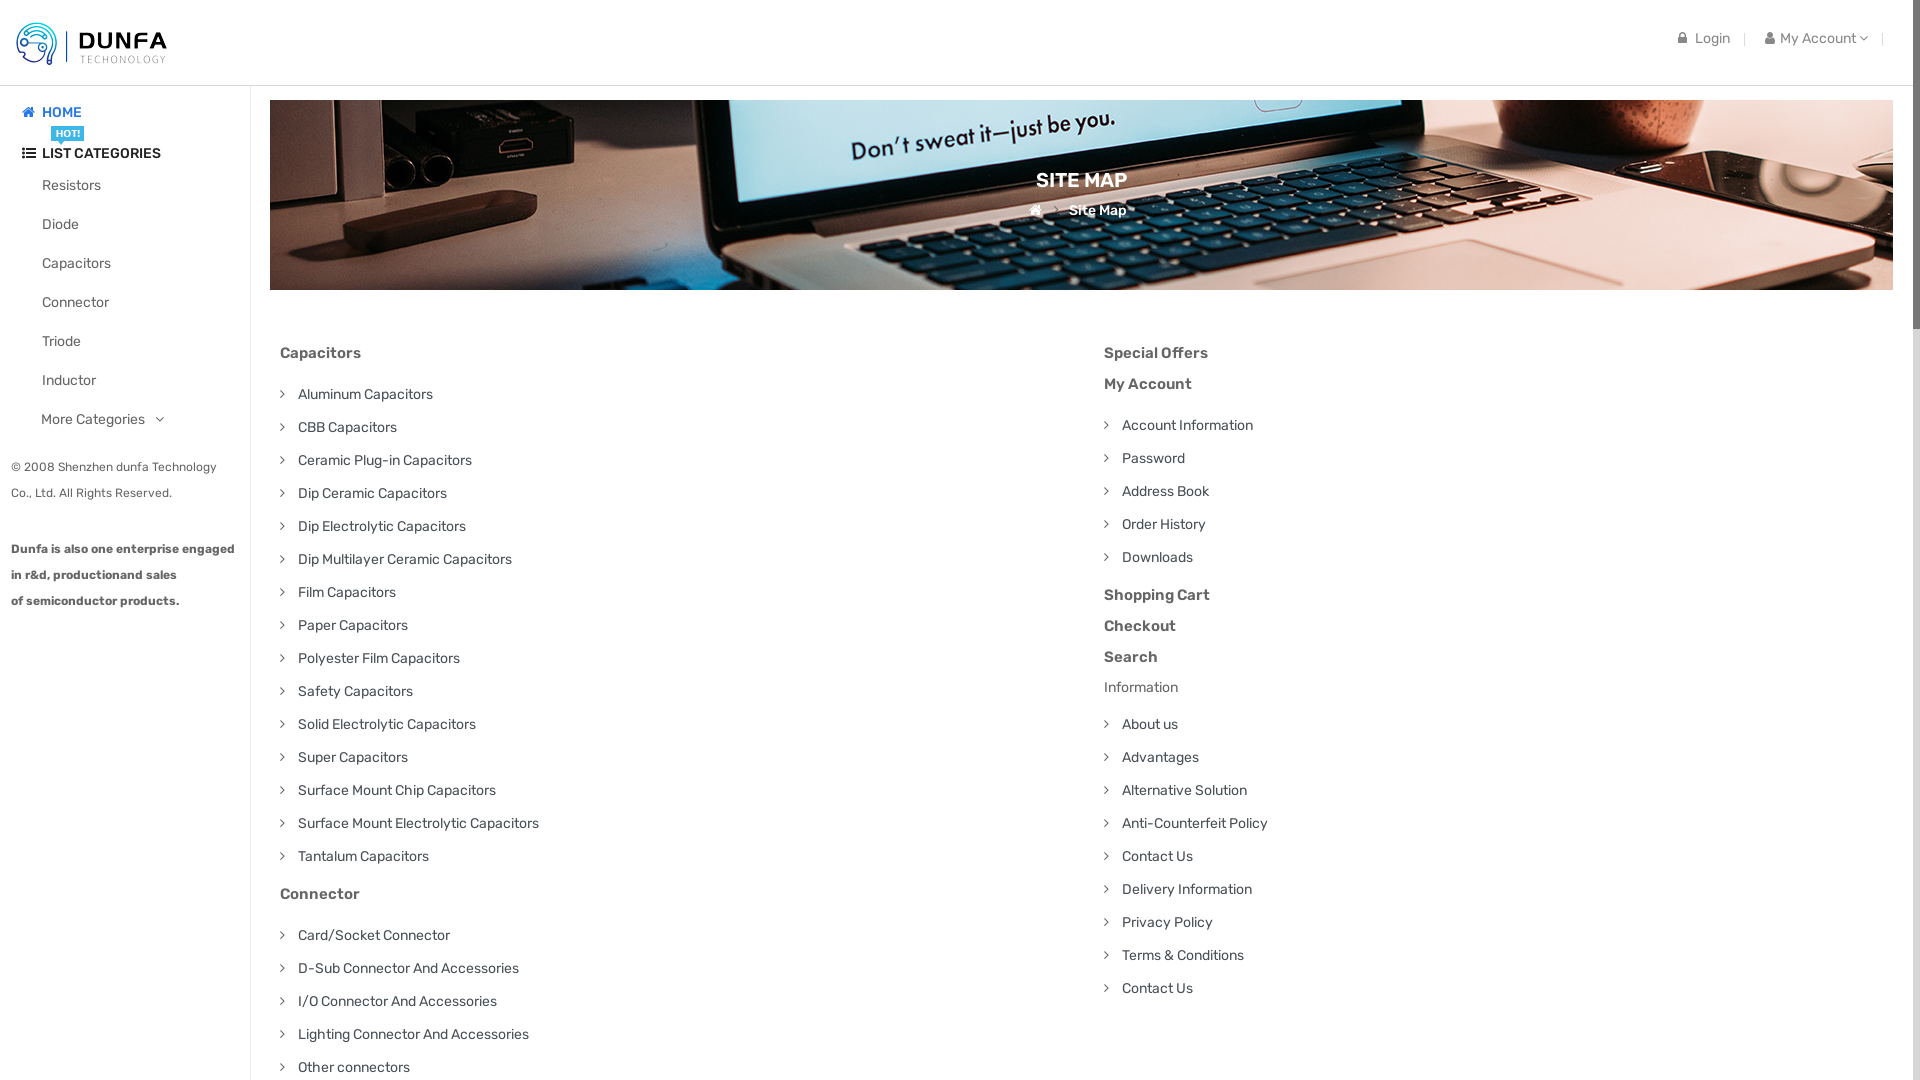 The height and width of the screenshot is (1080, 1920). I want to click on 'Inductor', so click(138, 380).